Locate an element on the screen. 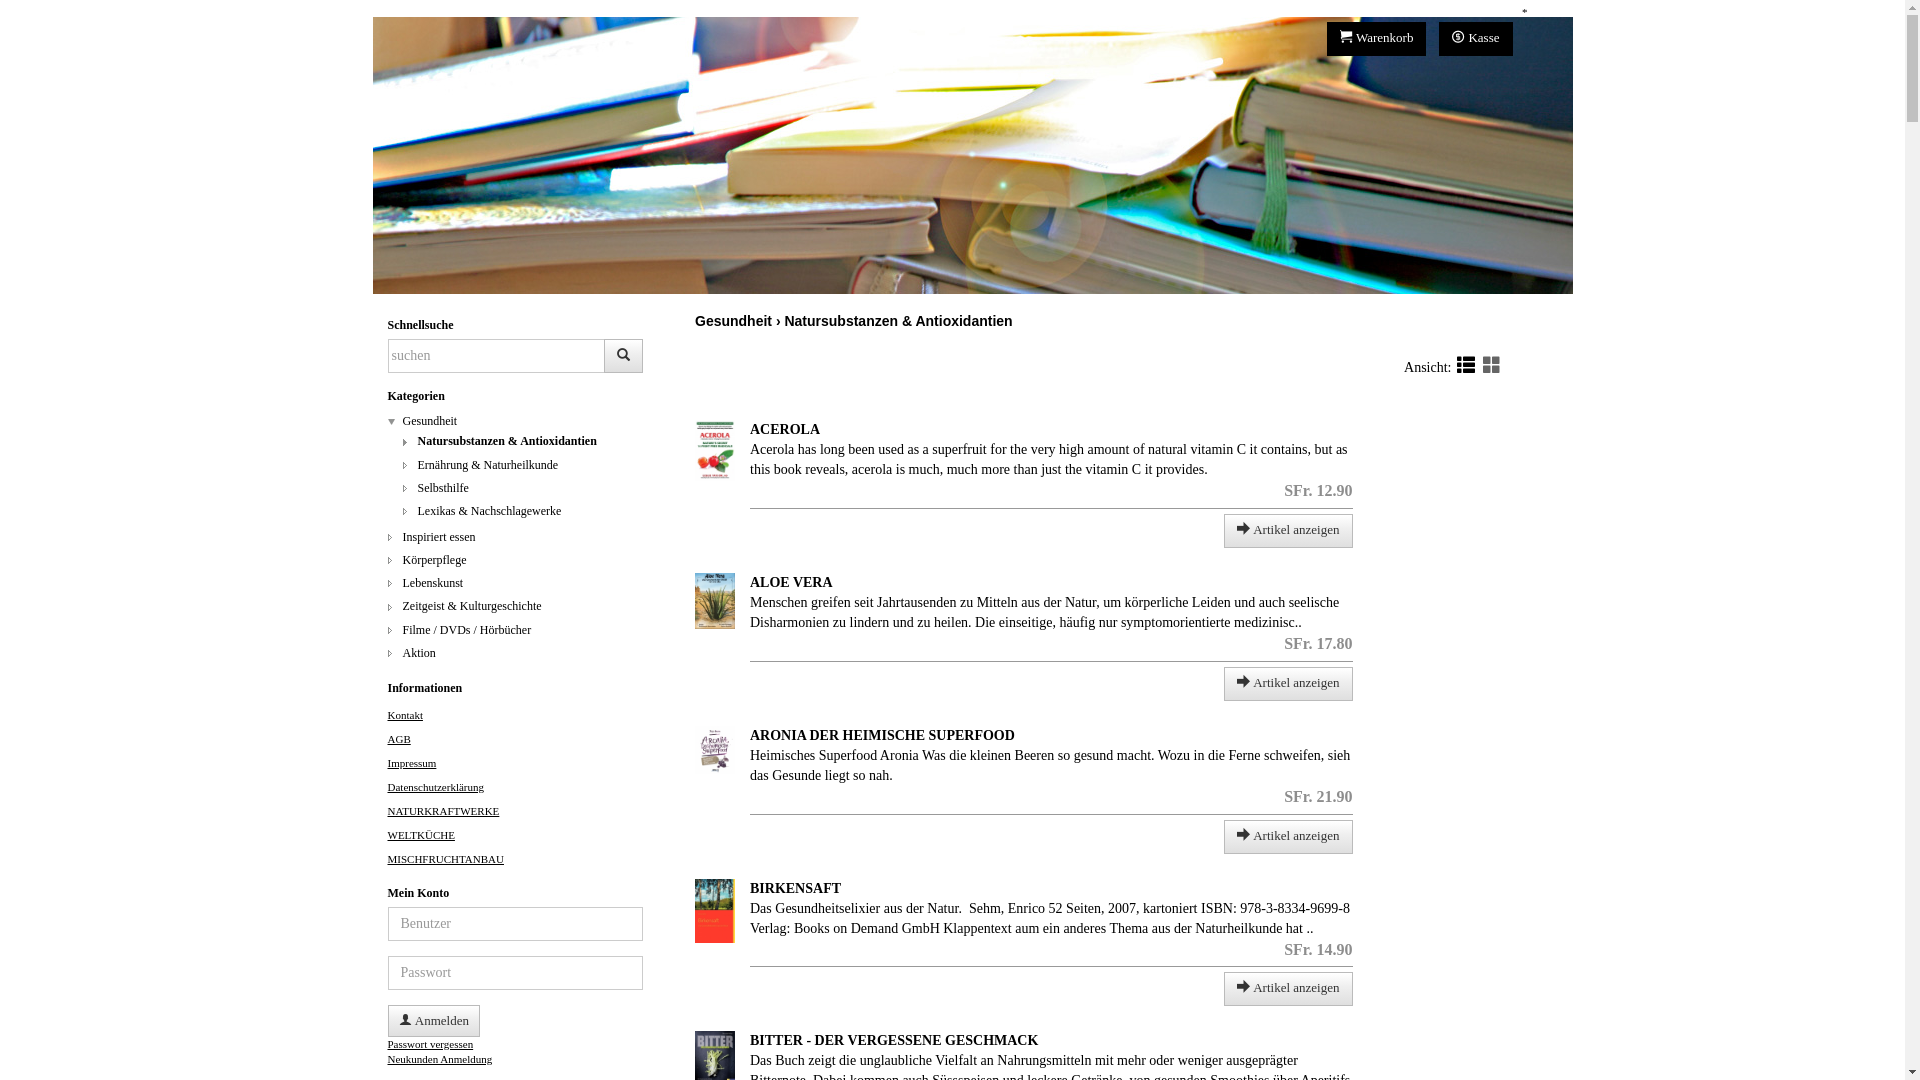  'Warenkorb' is located at coordinates (1376, 38).